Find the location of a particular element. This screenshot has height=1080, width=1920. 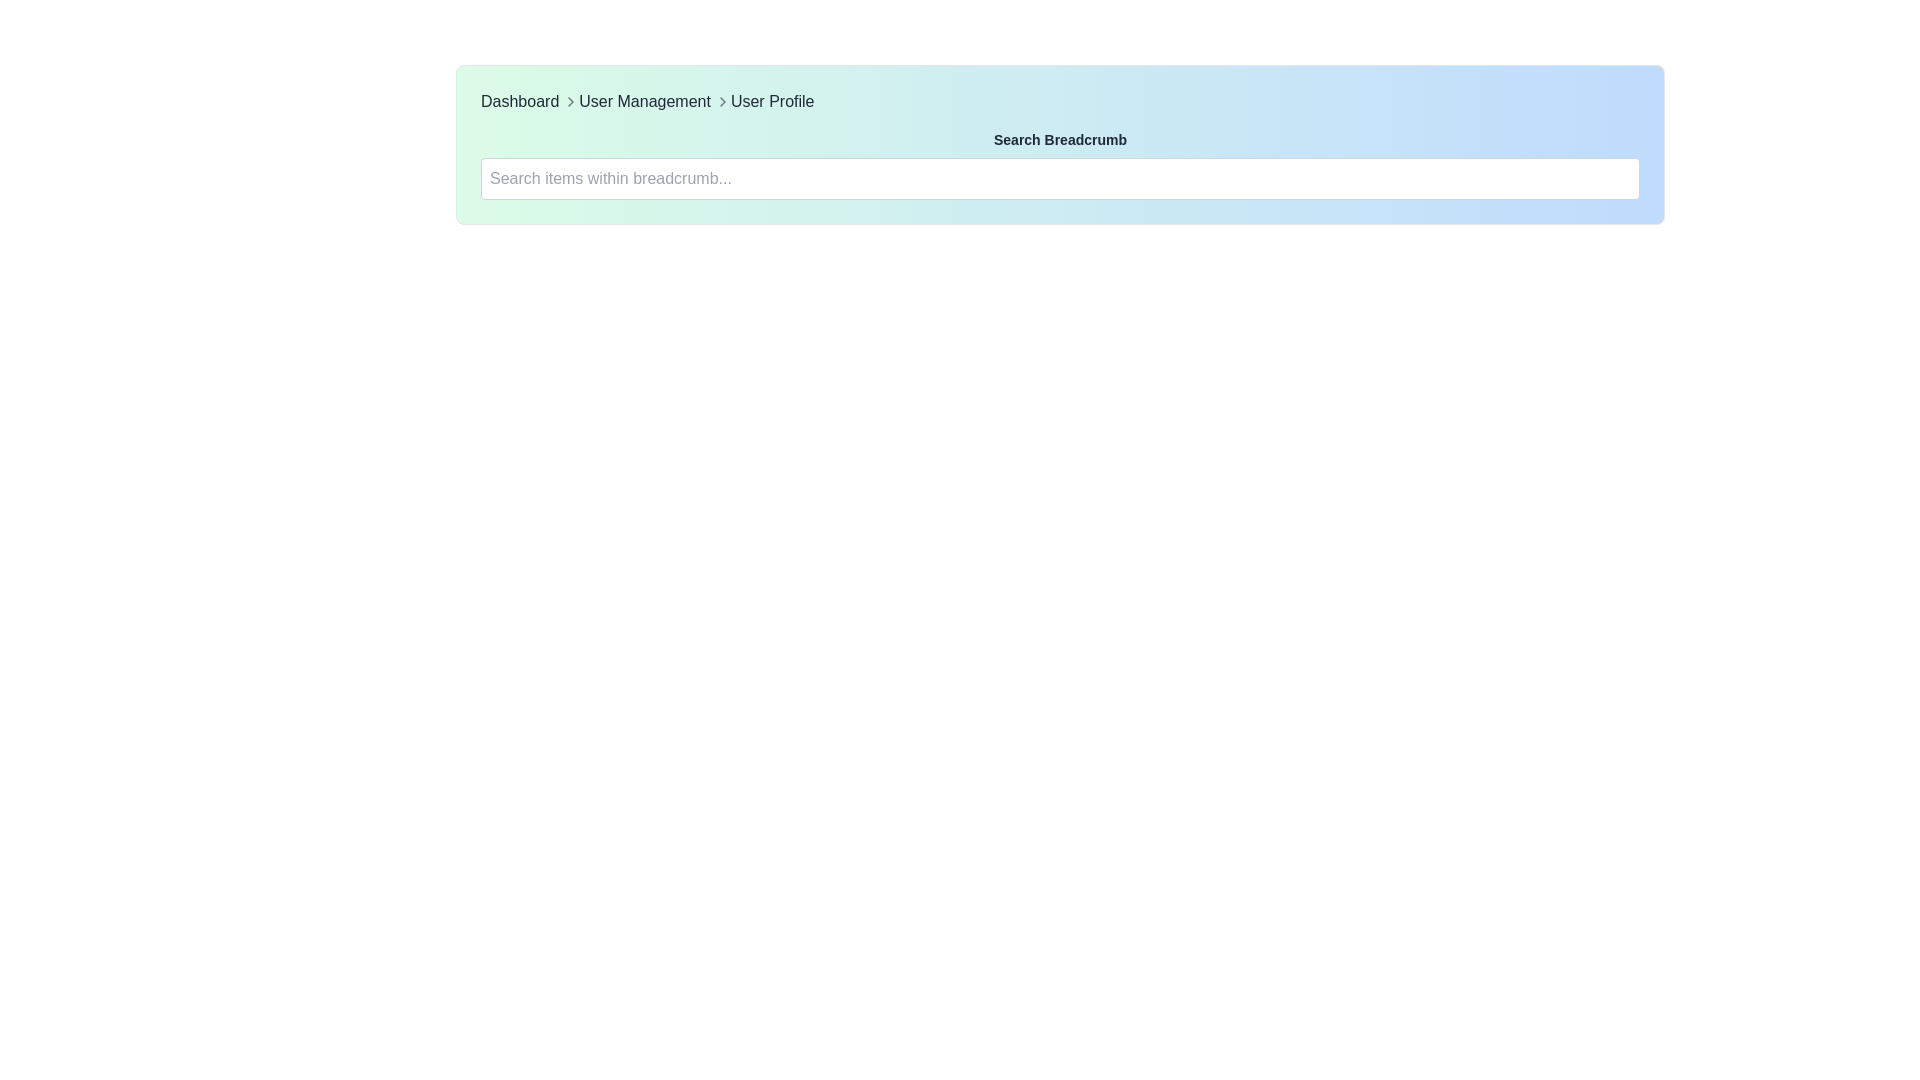

the 'User Management' link in the breadcrumb navigation is located at coordinates (645, 101).